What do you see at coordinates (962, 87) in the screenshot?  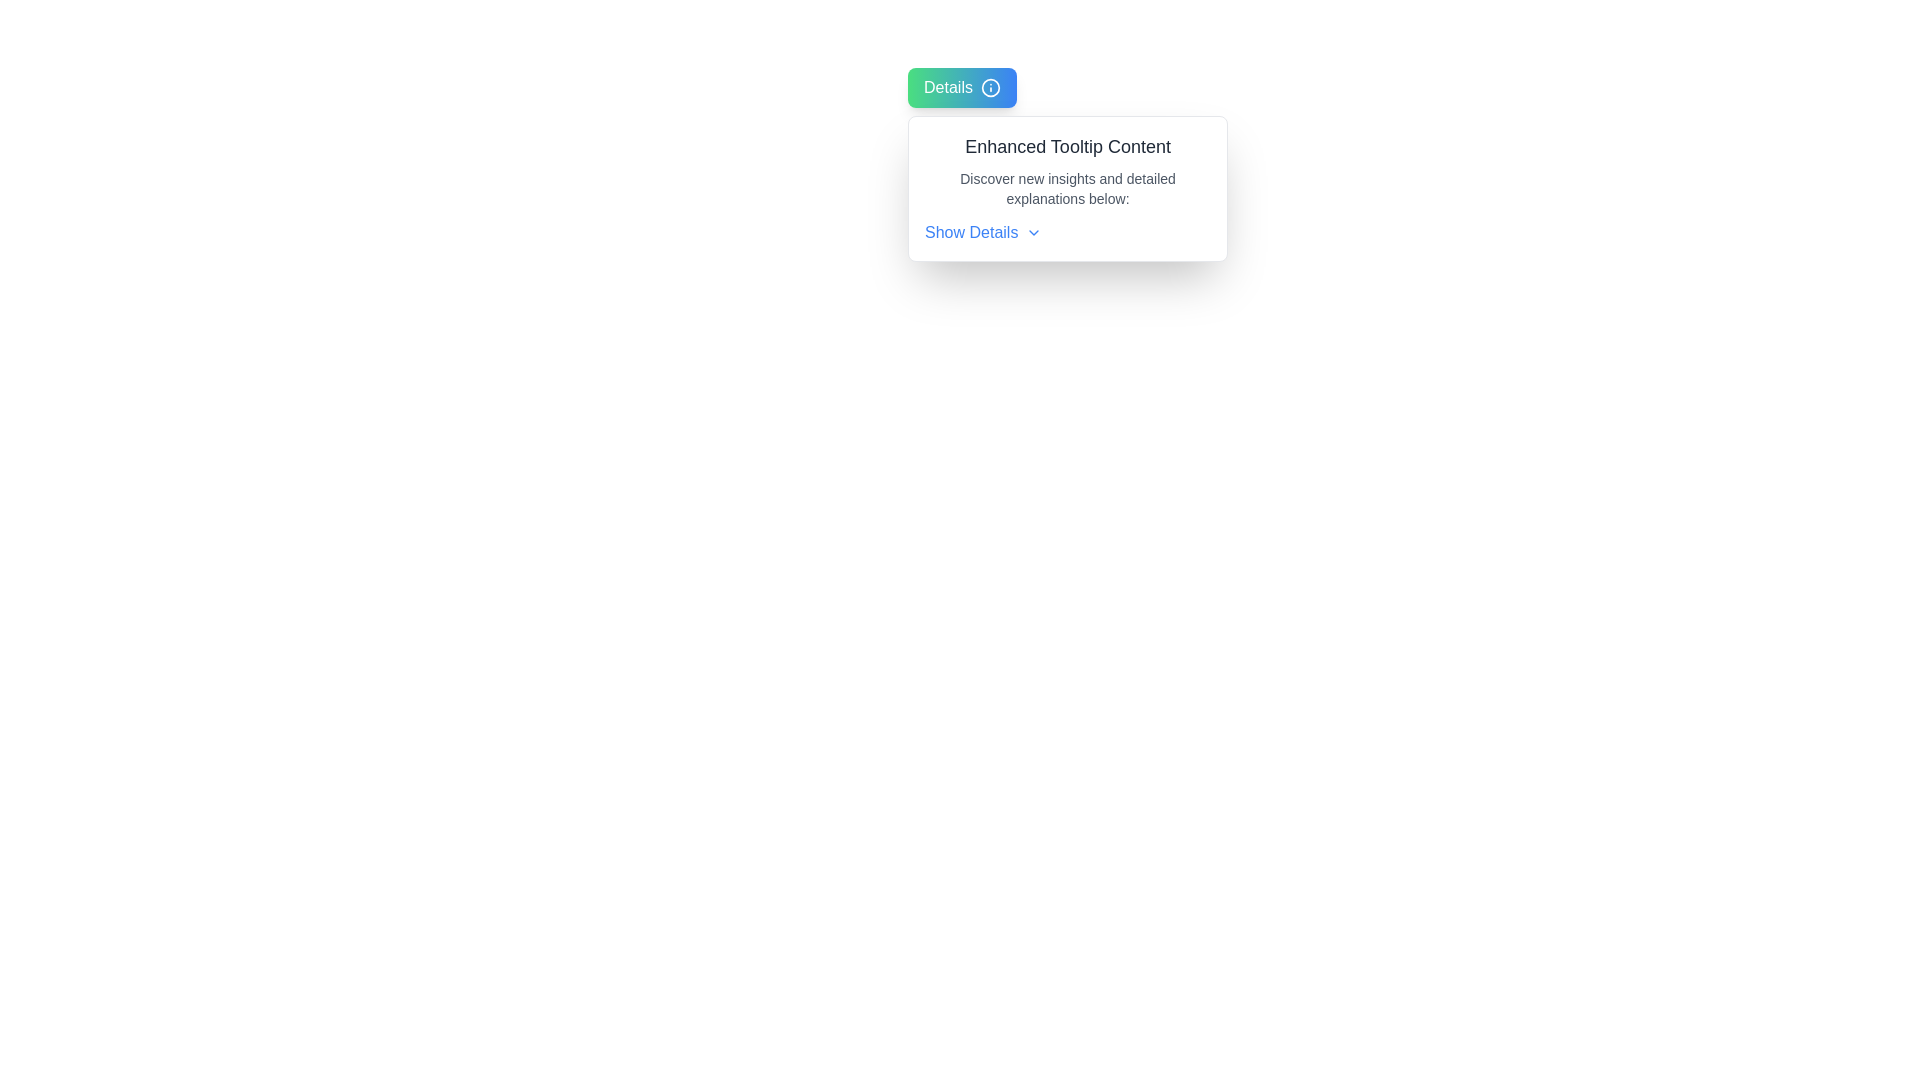 I see `the interactive button located in the top-left corner of the viewport` at bounding box center [962, 87].